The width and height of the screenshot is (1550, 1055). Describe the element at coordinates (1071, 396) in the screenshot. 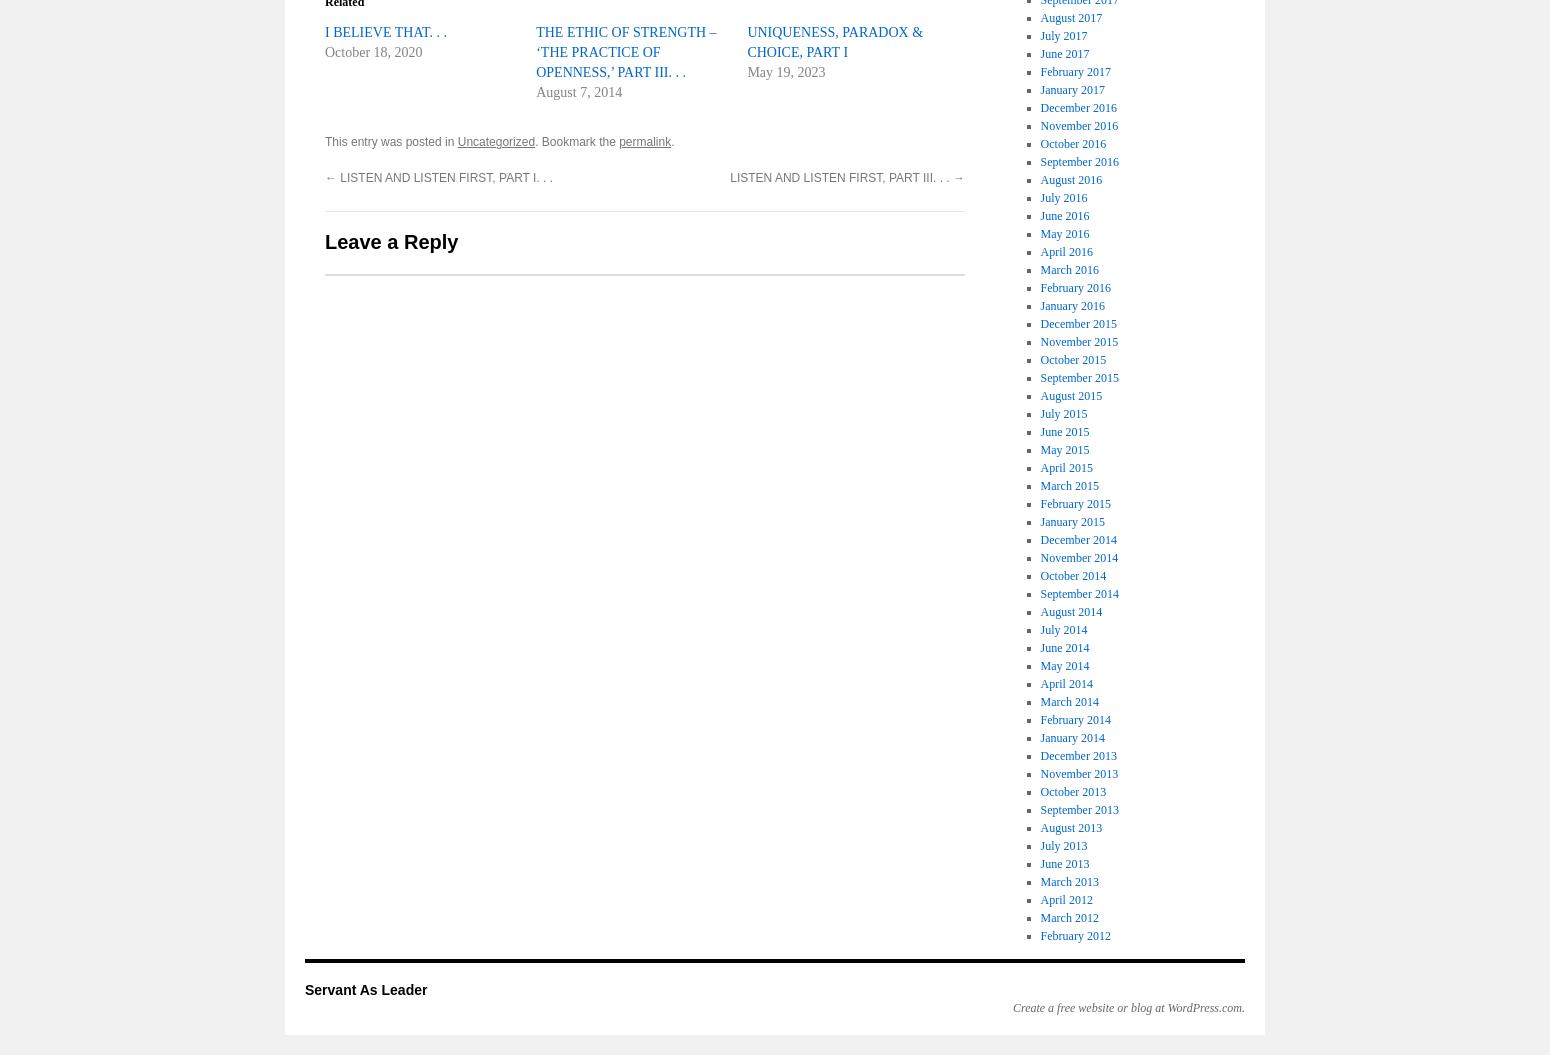

I see `'August 2015'` at that location.